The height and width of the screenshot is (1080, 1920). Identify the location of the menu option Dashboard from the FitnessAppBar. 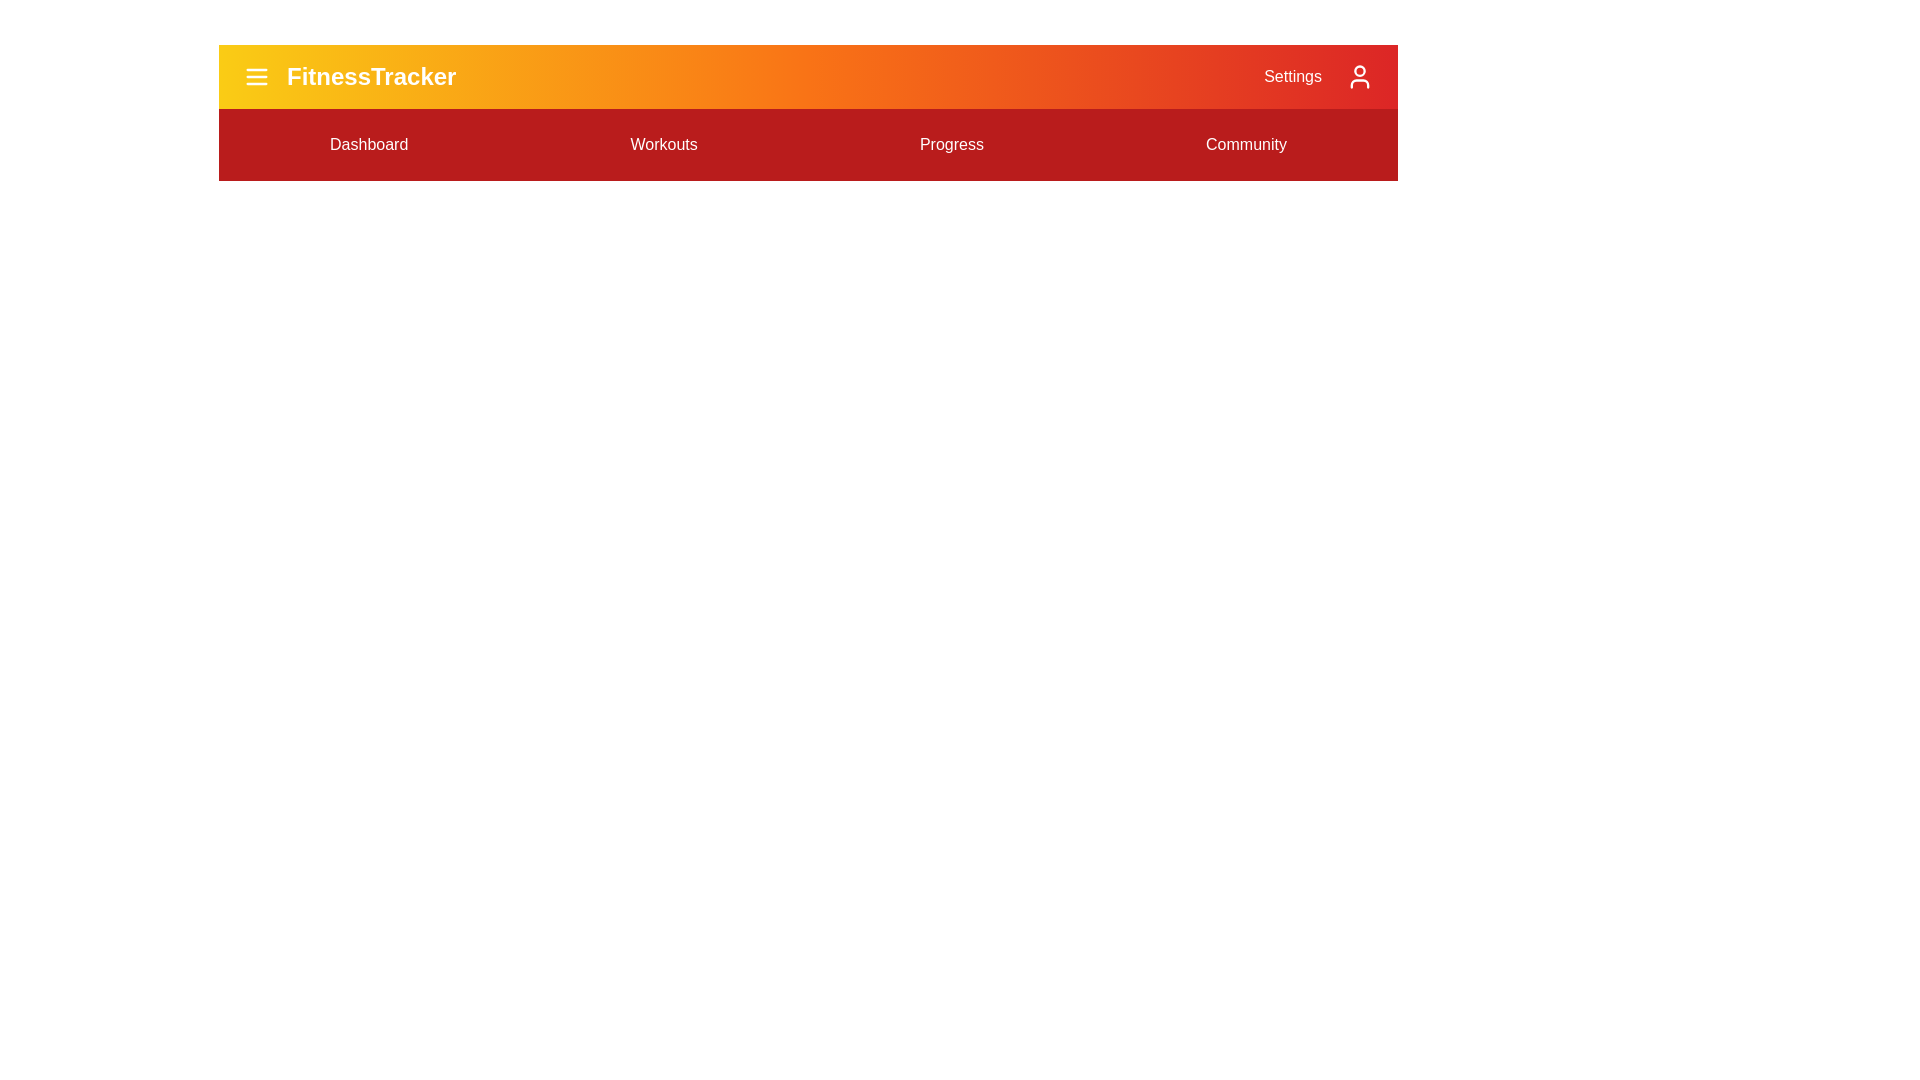
(369, 144).